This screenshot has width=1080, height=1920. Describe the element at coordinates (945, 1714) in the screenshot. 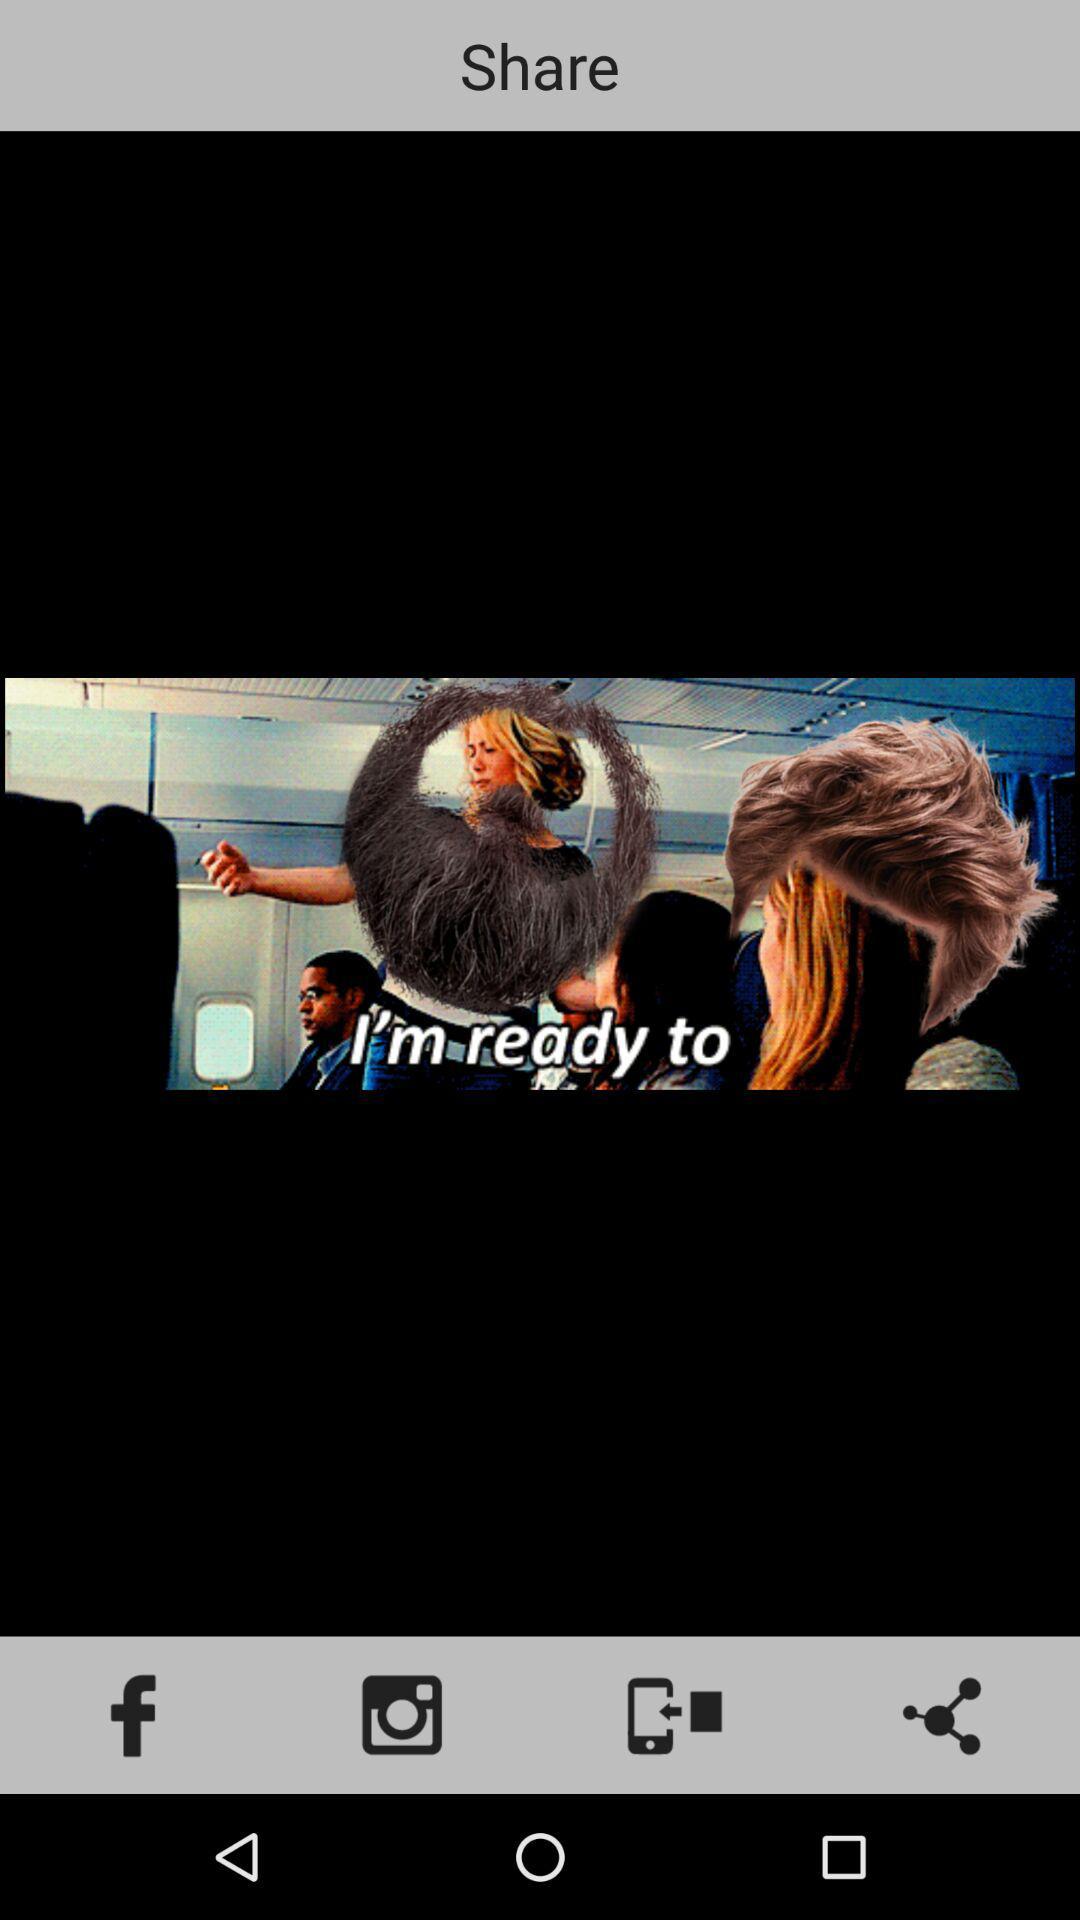

I see `the share icon` at that location.